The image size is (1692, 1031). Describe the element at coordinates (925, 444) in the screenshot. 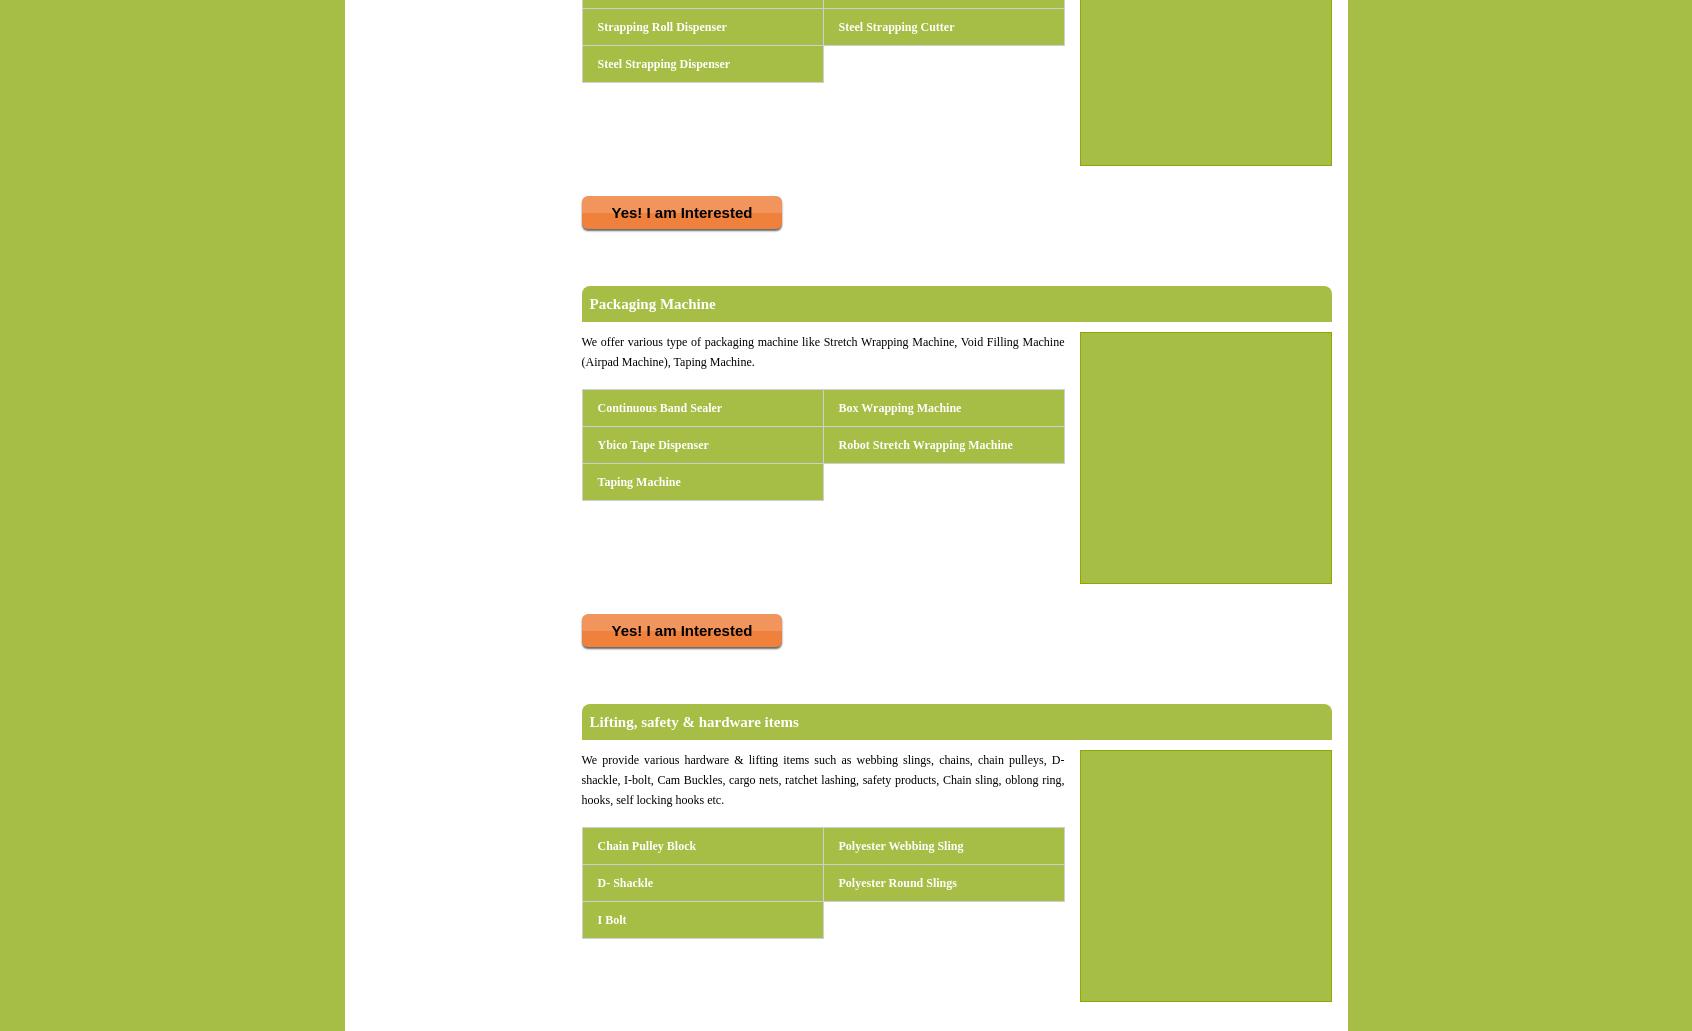

I see `'Robot Stretch Wrapping Machine'` at that location.